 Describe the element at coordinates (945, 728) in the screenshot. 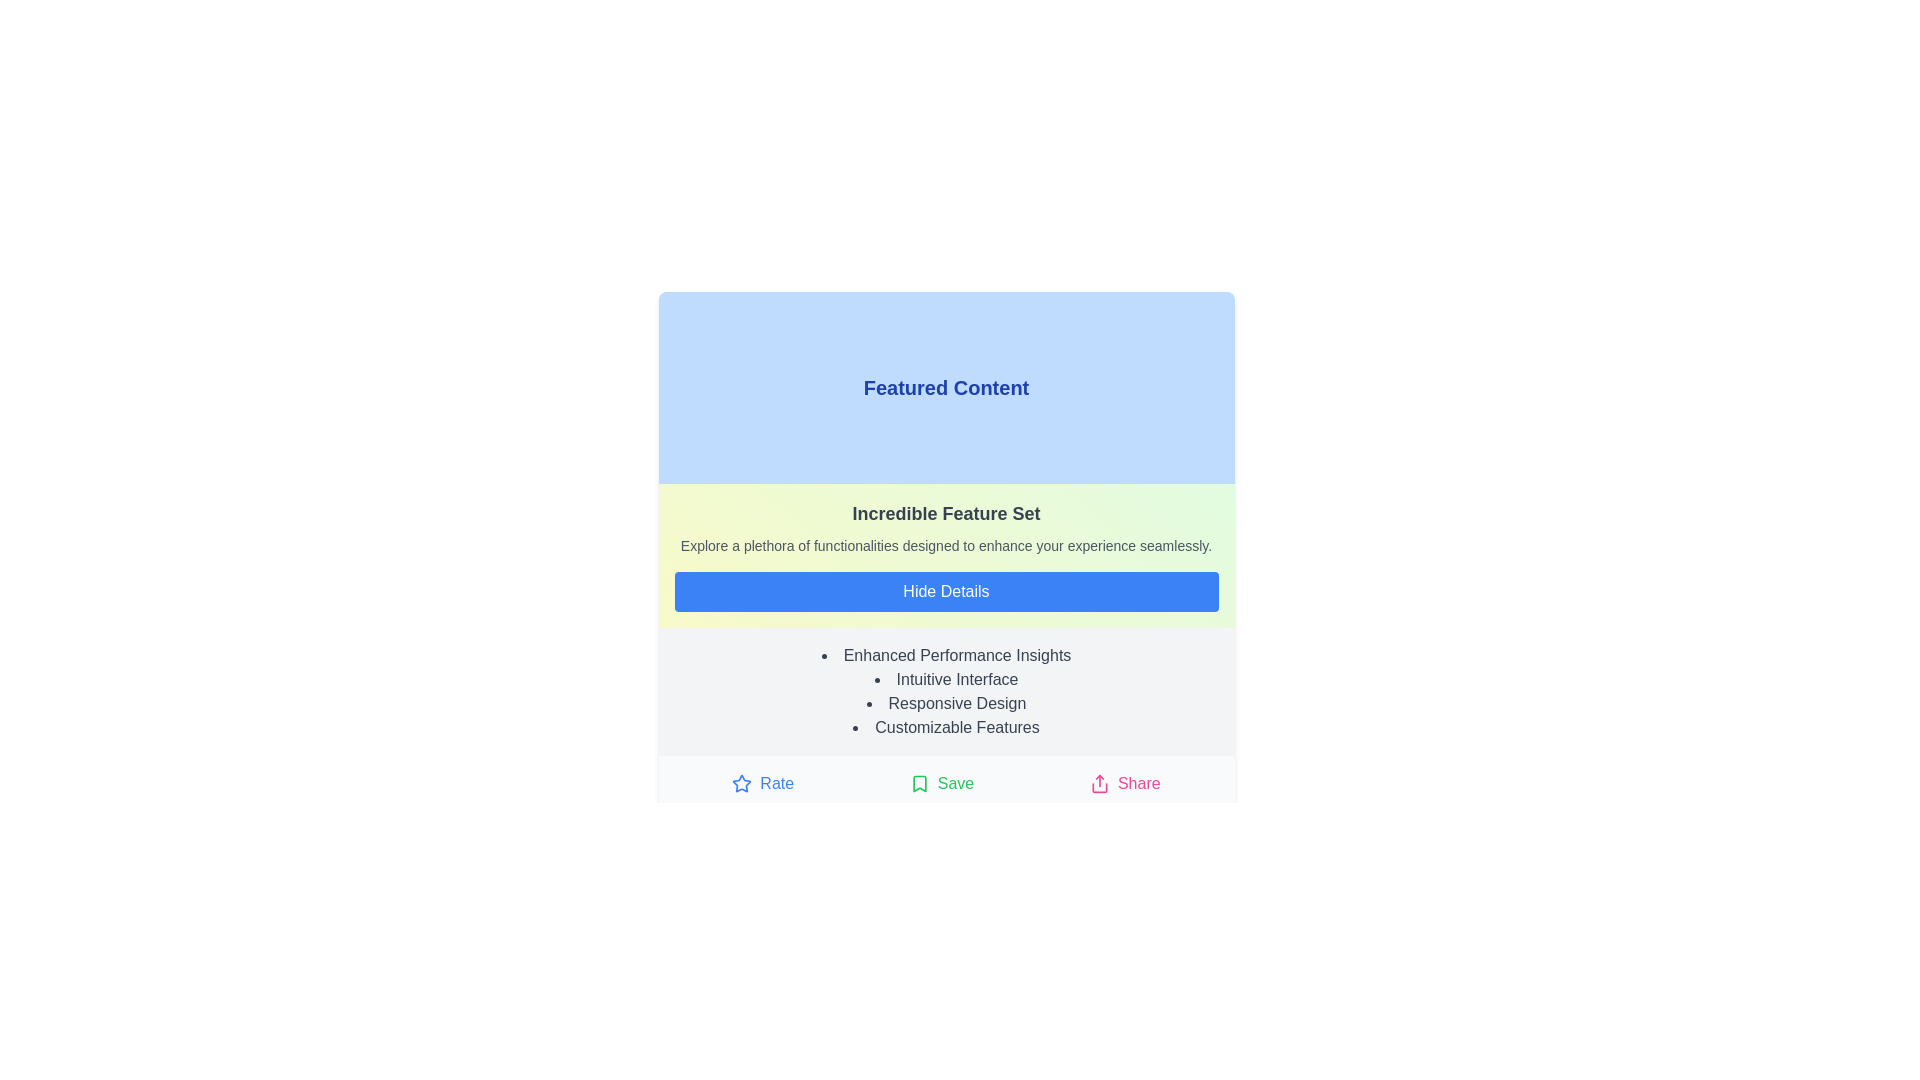

I see `the text label displaying 'Customizable Features', which is the last item in a vertical bulleted list, located below the blue button labeled 'Hide Details'` at that location.